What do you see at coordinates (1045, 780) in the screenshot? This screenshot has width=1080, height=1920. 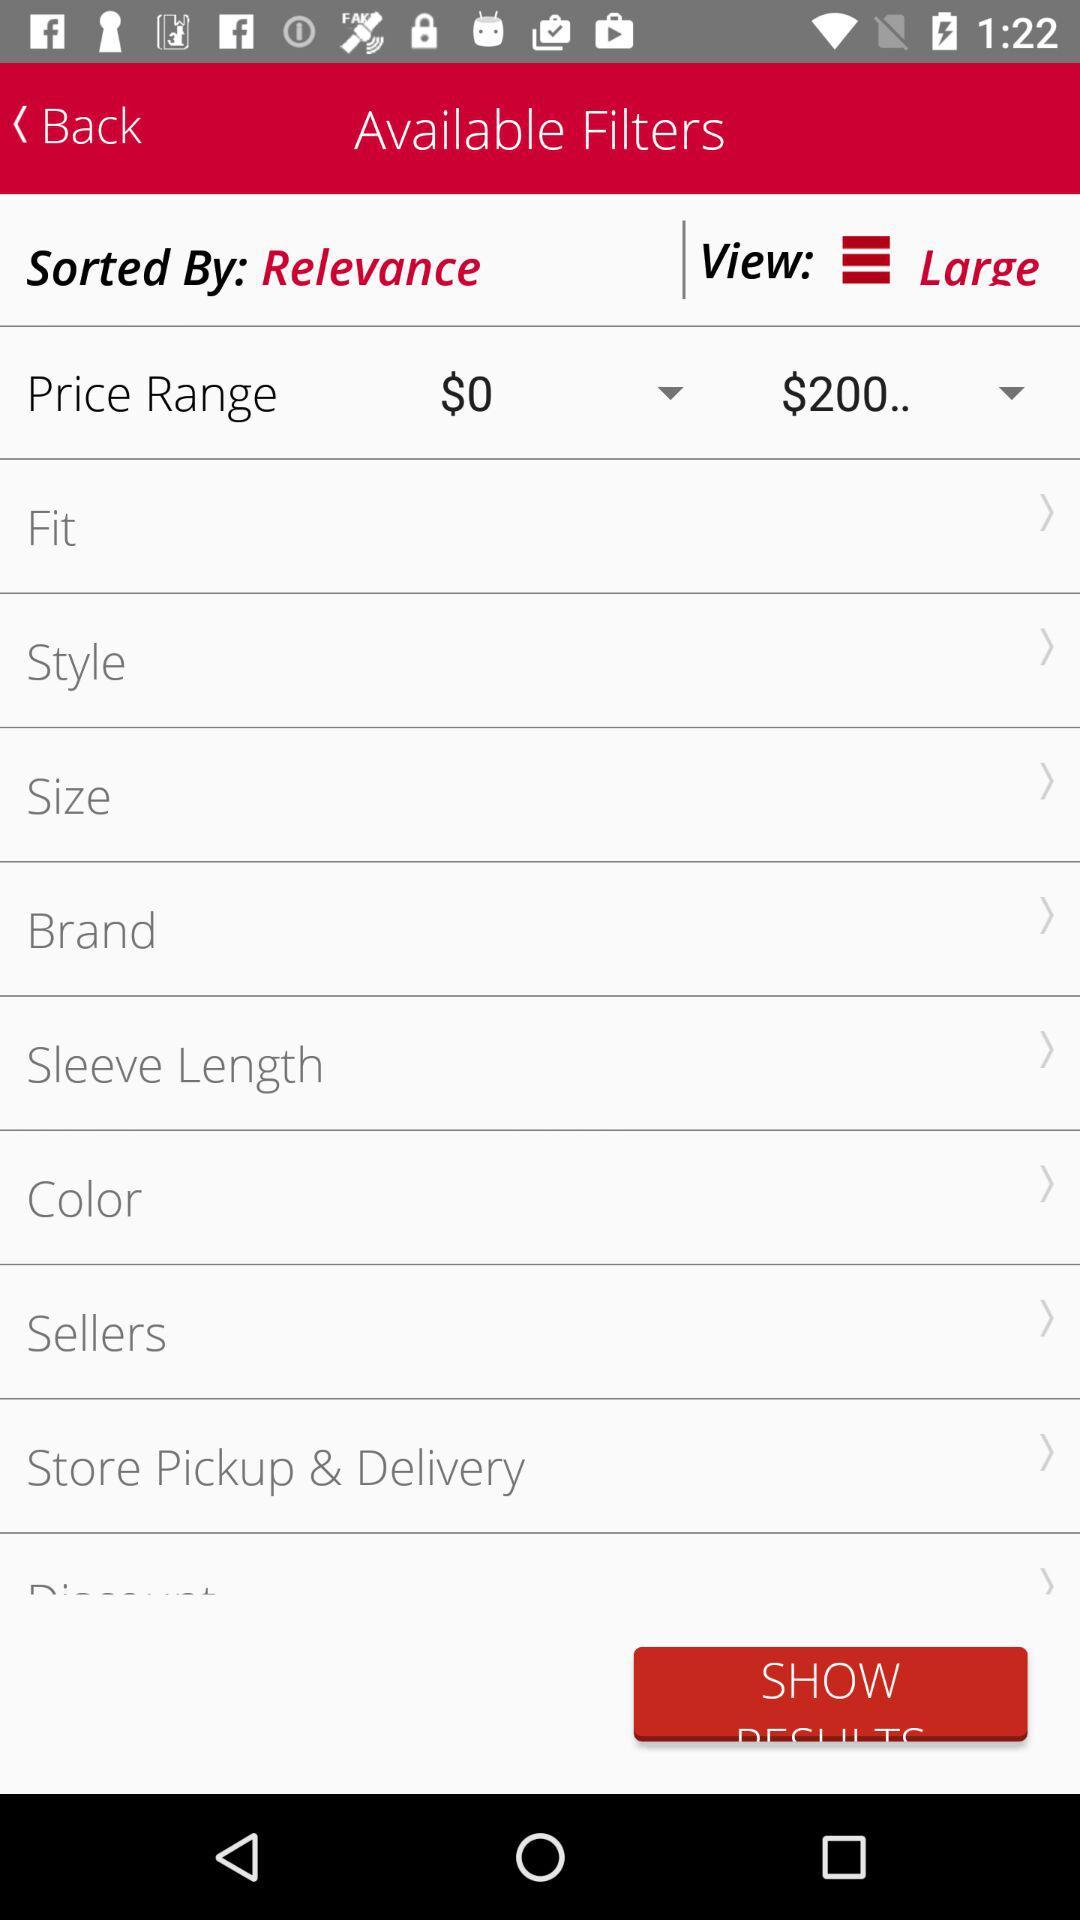 I see `the button on the right next to the button size on the web page` at bounding box center [1045, 780].